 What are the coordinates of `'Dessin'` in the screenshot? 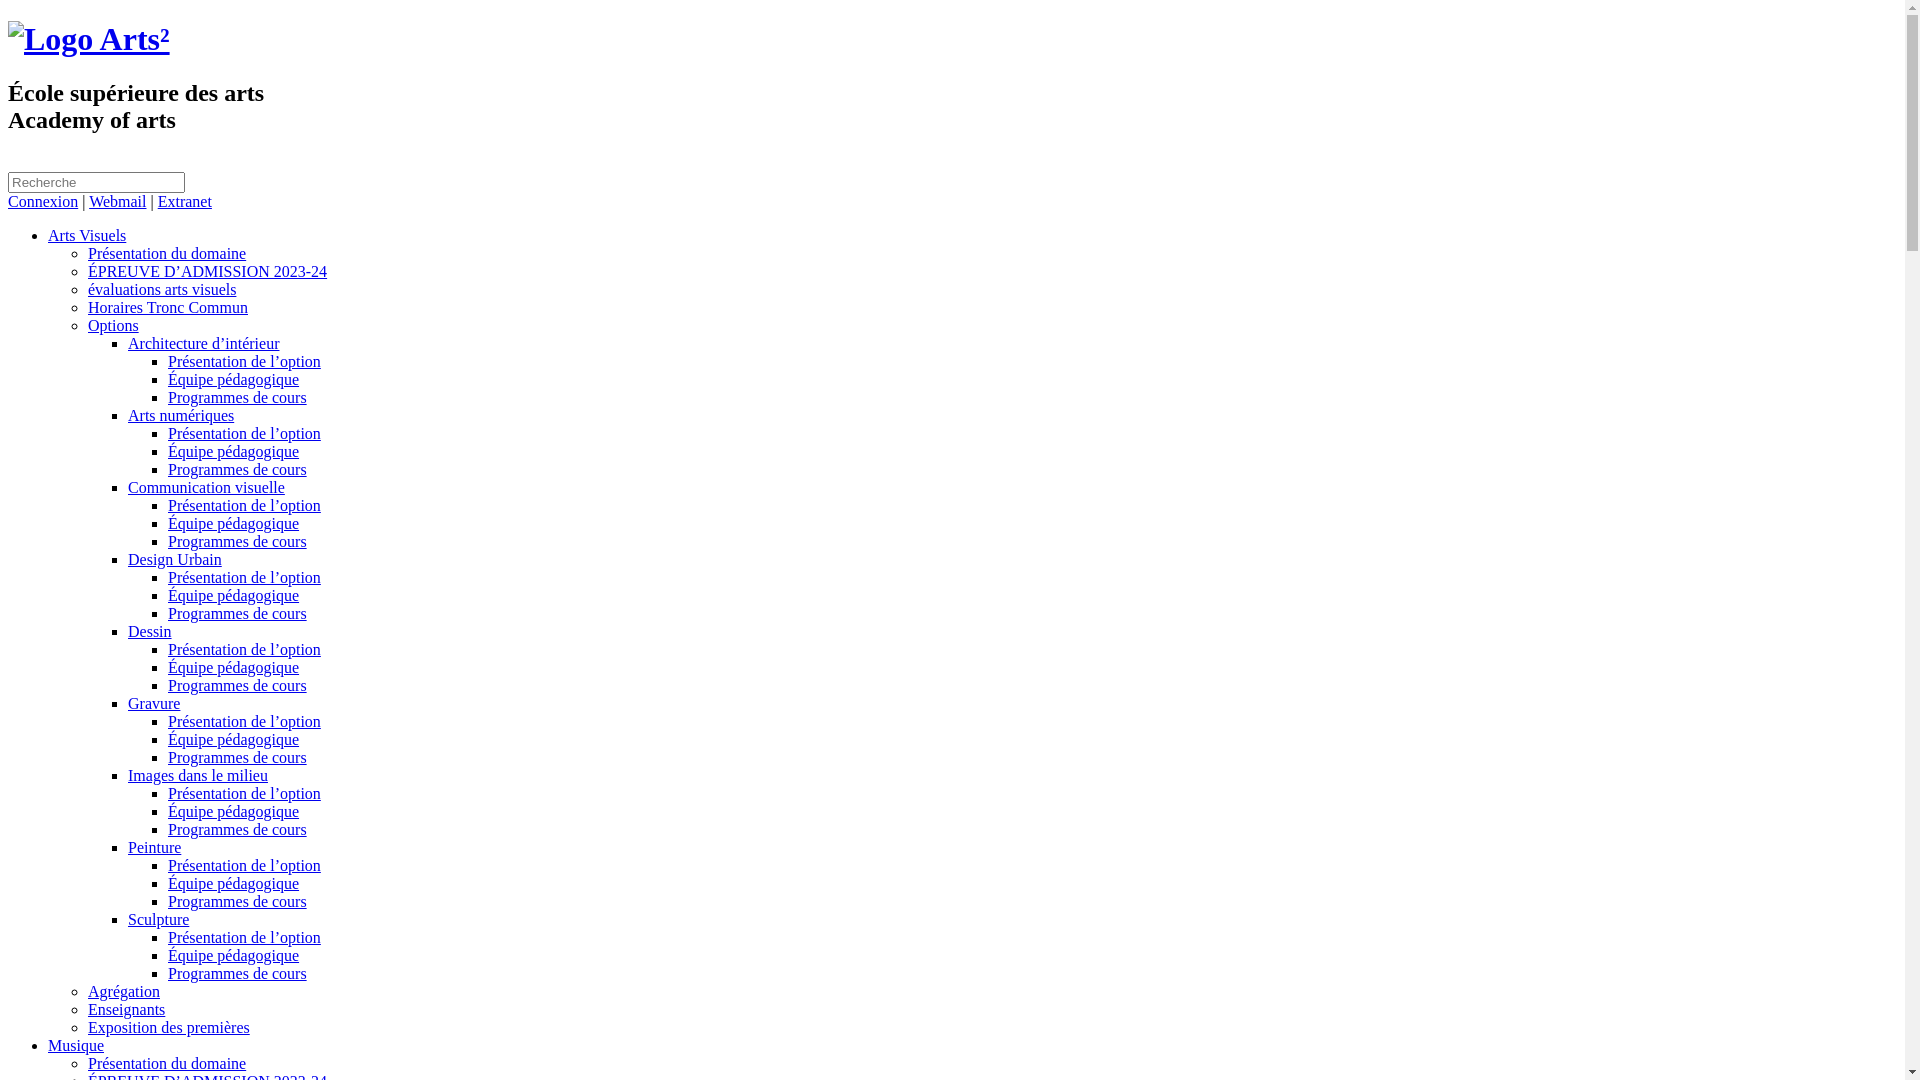 It's located at (148, 631).